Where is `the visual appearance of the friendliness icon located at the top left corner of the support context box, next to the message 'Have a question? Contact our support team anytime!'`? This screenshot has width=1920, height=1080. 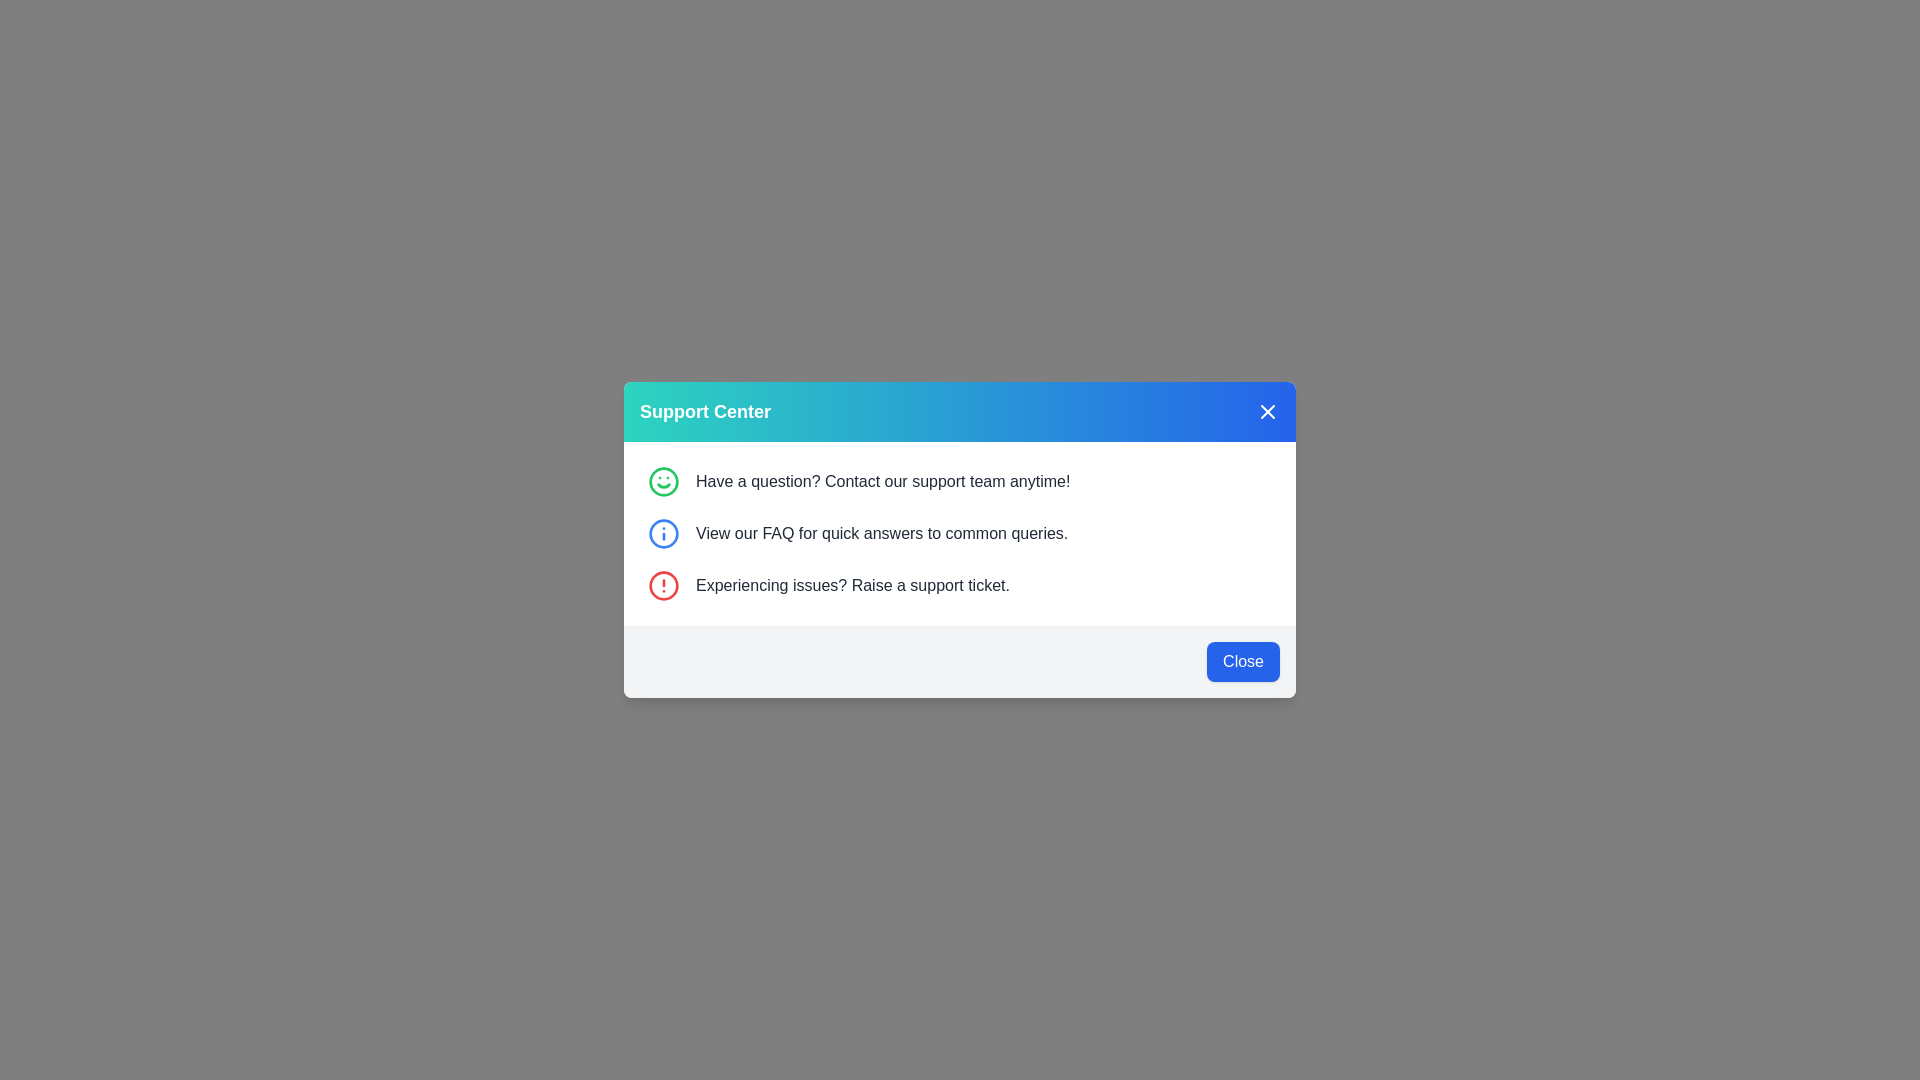 the visual appearance of the friendliness icon located at the top left corner of the support context box, next to the message 'Have a question? Contact our support team anytime!' is located at coordinates (663, 482).